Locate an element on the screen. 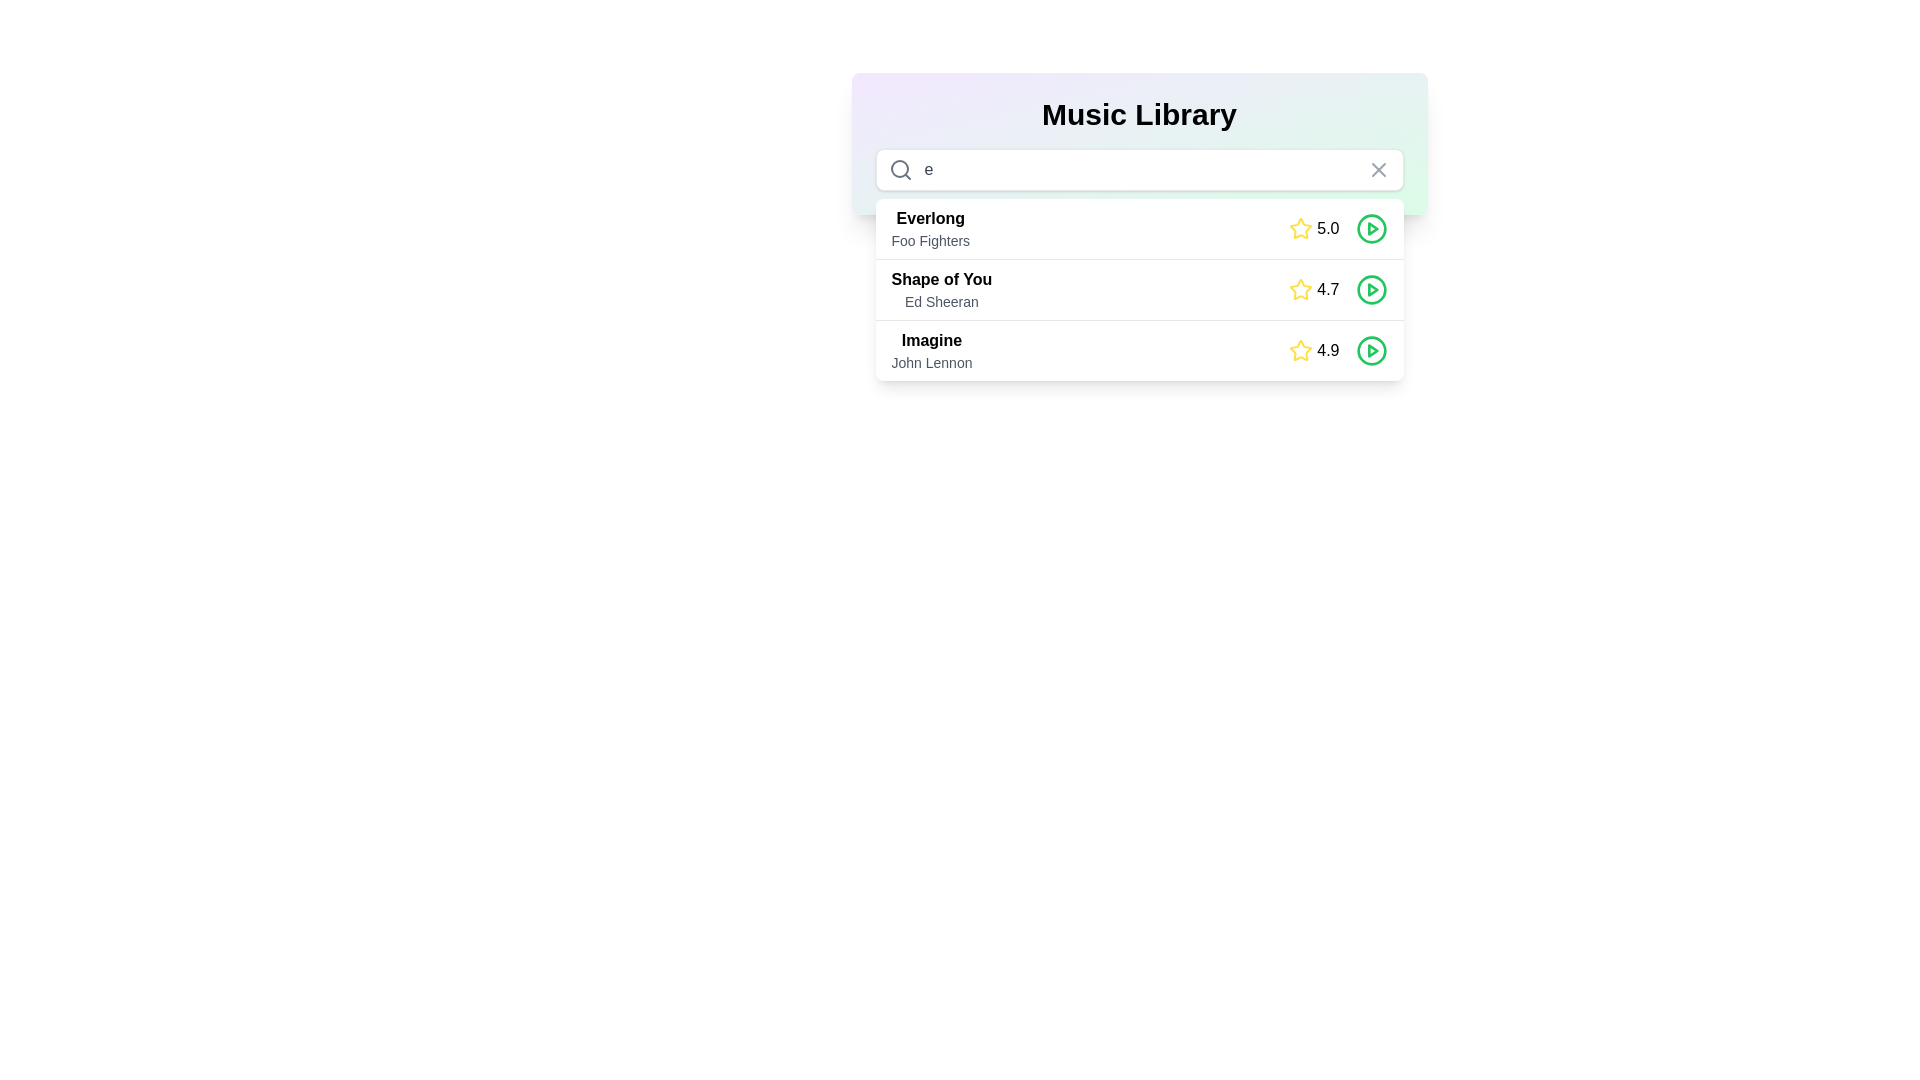  the SVG circle element that is part of the search icon located at the left end of the input field under the 'Music Library' heading is located at coordinates (898, 168).